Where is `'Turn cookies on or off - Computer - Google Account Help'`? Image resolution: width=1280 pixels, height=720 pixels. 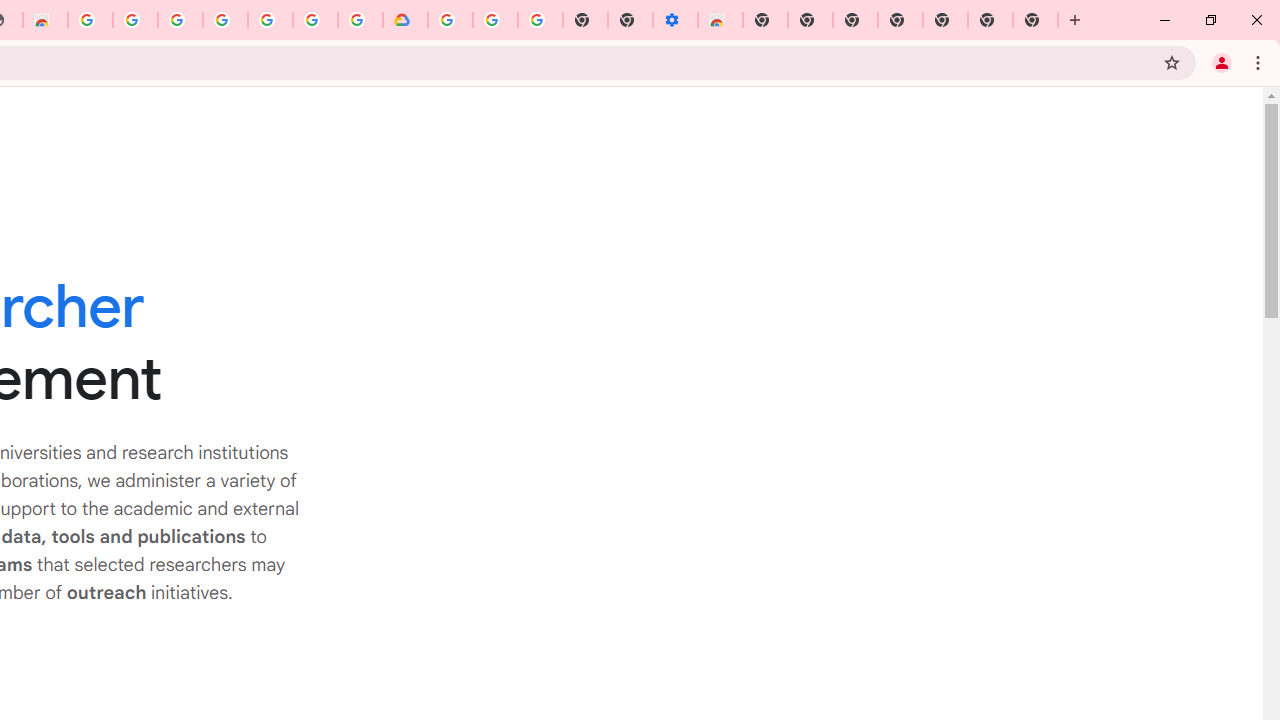
'Turn cookies on or off - Computer - Google Account Help' is located at coordinates (540, 20).